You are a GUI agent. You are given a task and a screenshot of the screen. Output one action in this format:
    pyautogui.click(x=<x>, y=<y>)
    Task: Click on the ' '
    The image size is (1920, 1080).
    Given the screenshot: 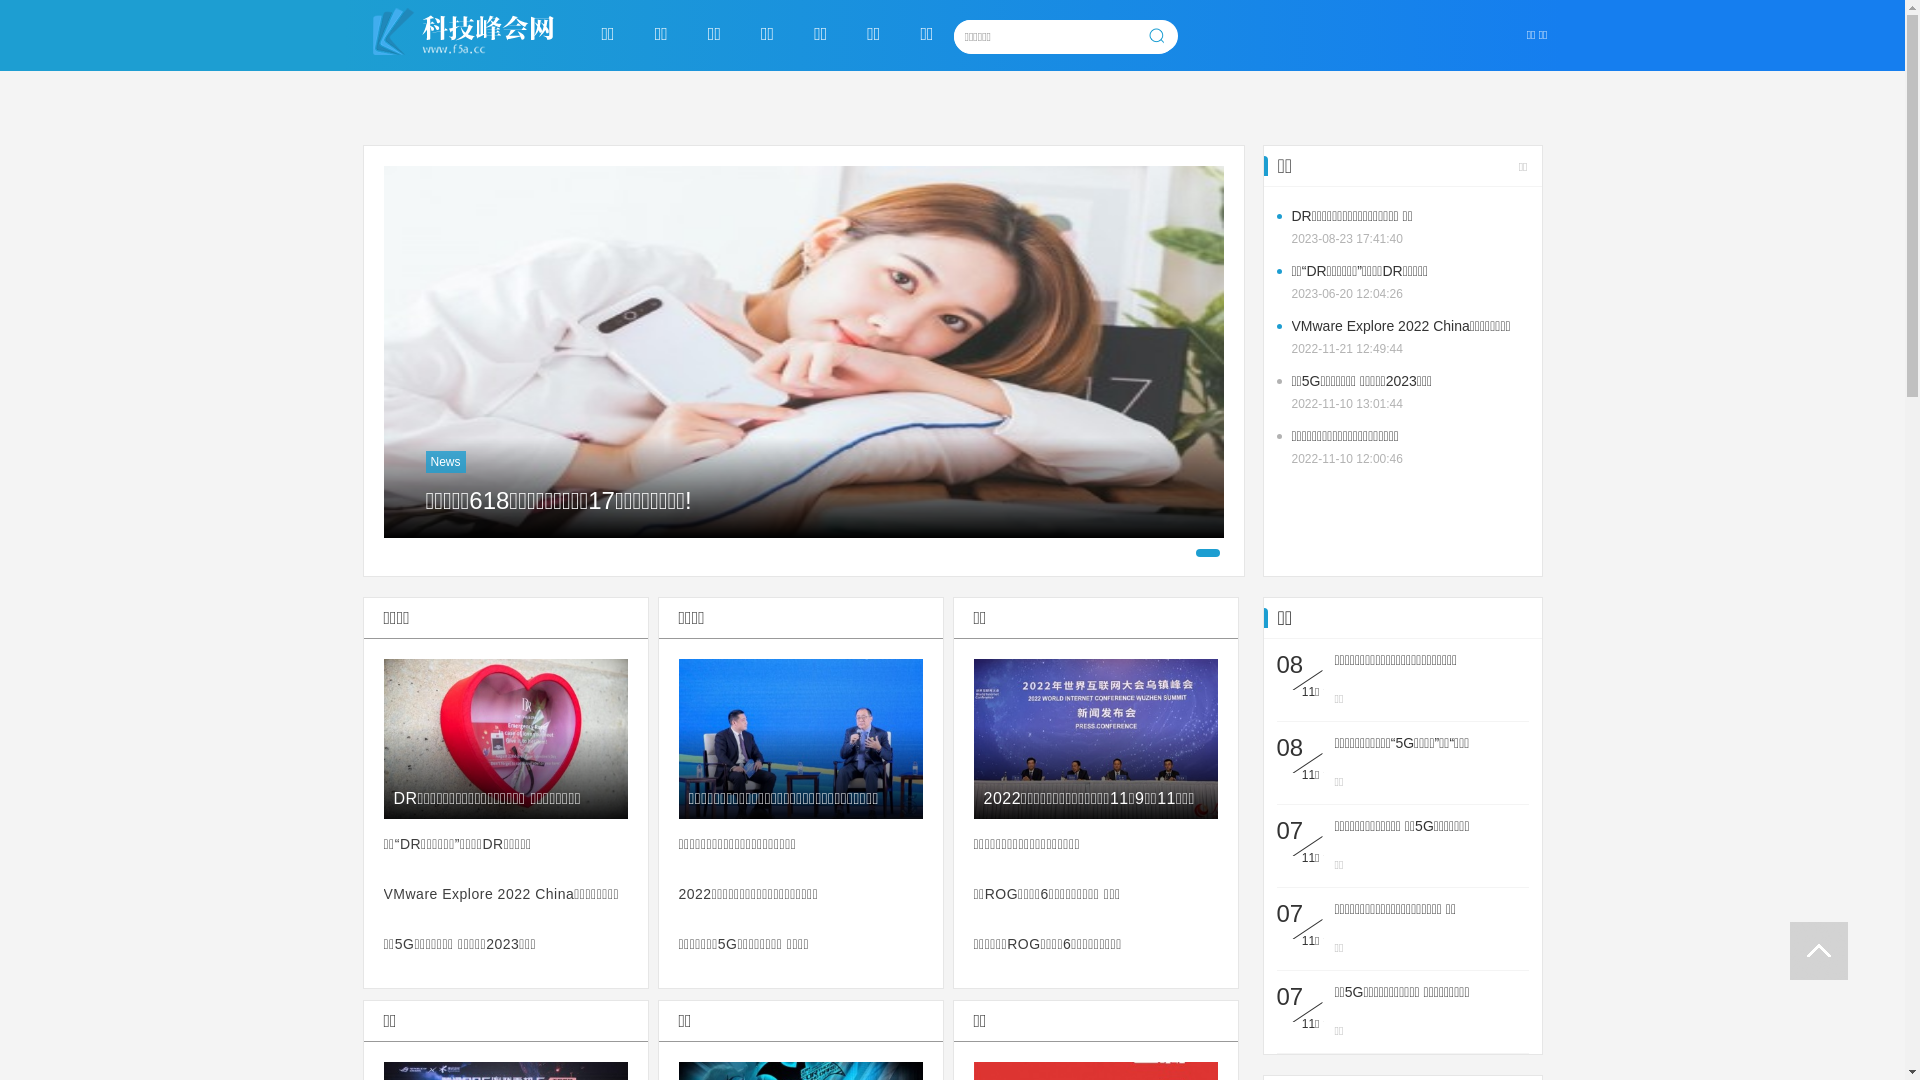 What is the action you would take?
    pyautogui.click(x=1819, y=950)
    